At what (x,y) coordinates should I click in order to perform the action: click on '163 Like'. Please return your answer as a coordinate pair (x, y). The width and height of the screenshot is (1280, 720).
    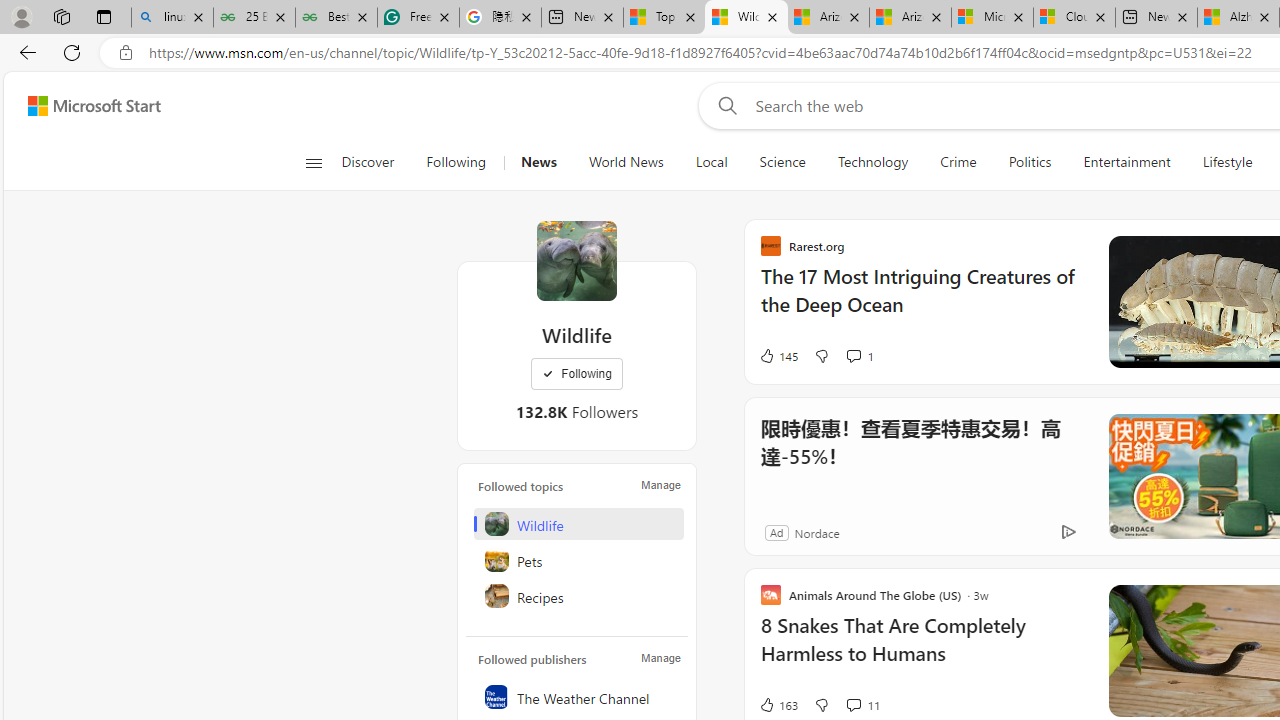
    Looking at the image, I should click on (777, 703).